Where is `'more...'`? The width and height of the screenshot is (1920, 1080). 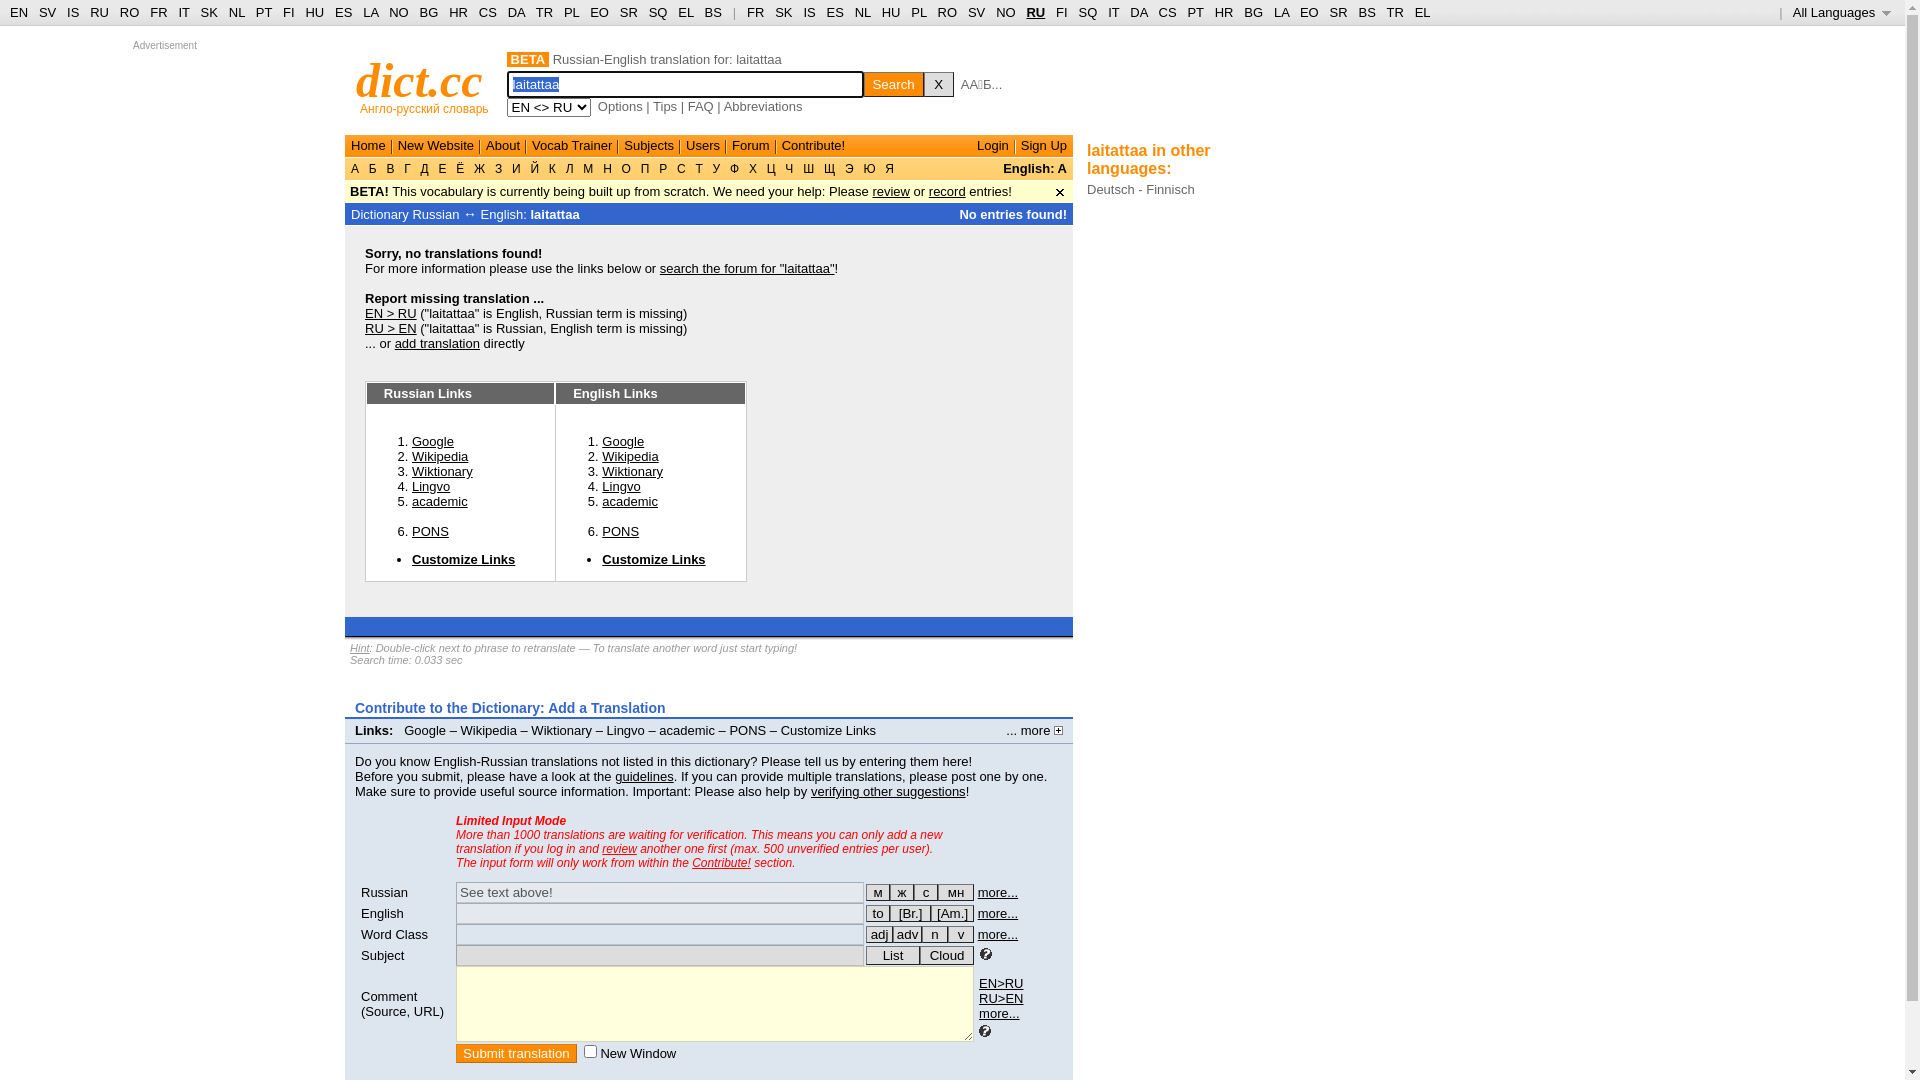
'more...' is located at coordinates (998, 934).